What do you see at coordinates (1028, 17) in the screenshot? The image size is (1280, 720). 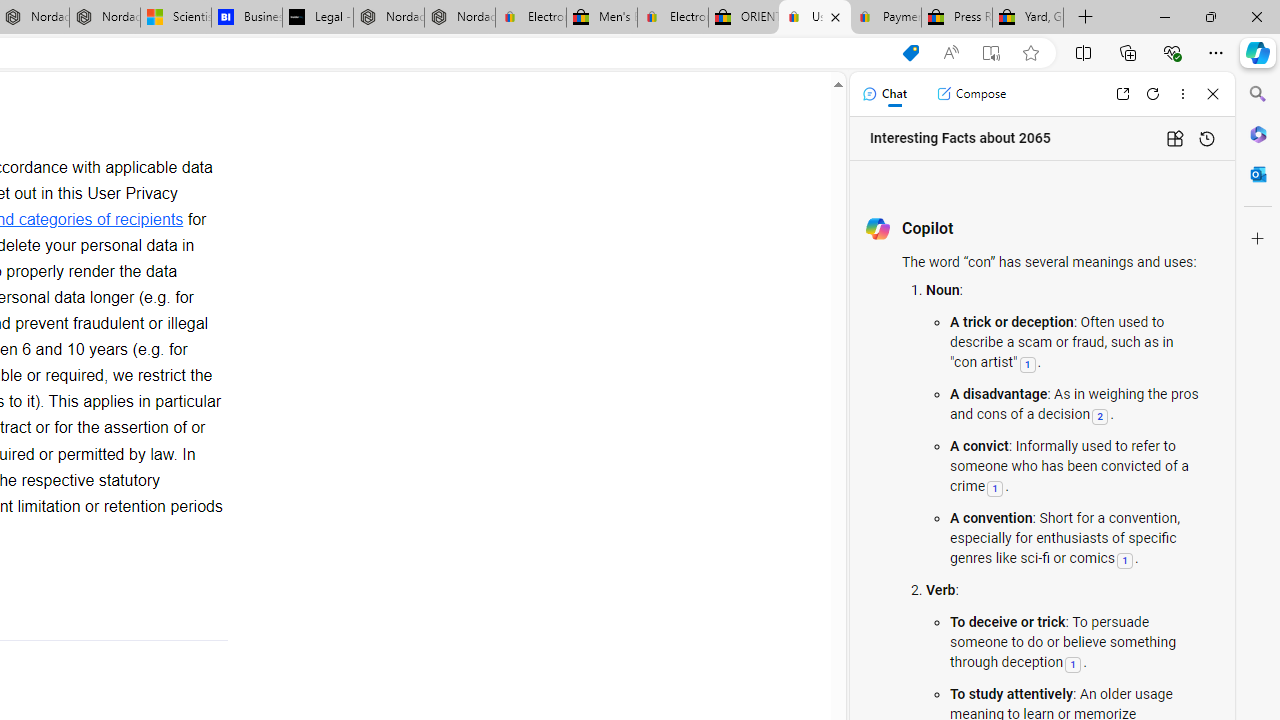 I see `'Yard, Garden & Outdoor Living'` at bounding box center [1028, 17].